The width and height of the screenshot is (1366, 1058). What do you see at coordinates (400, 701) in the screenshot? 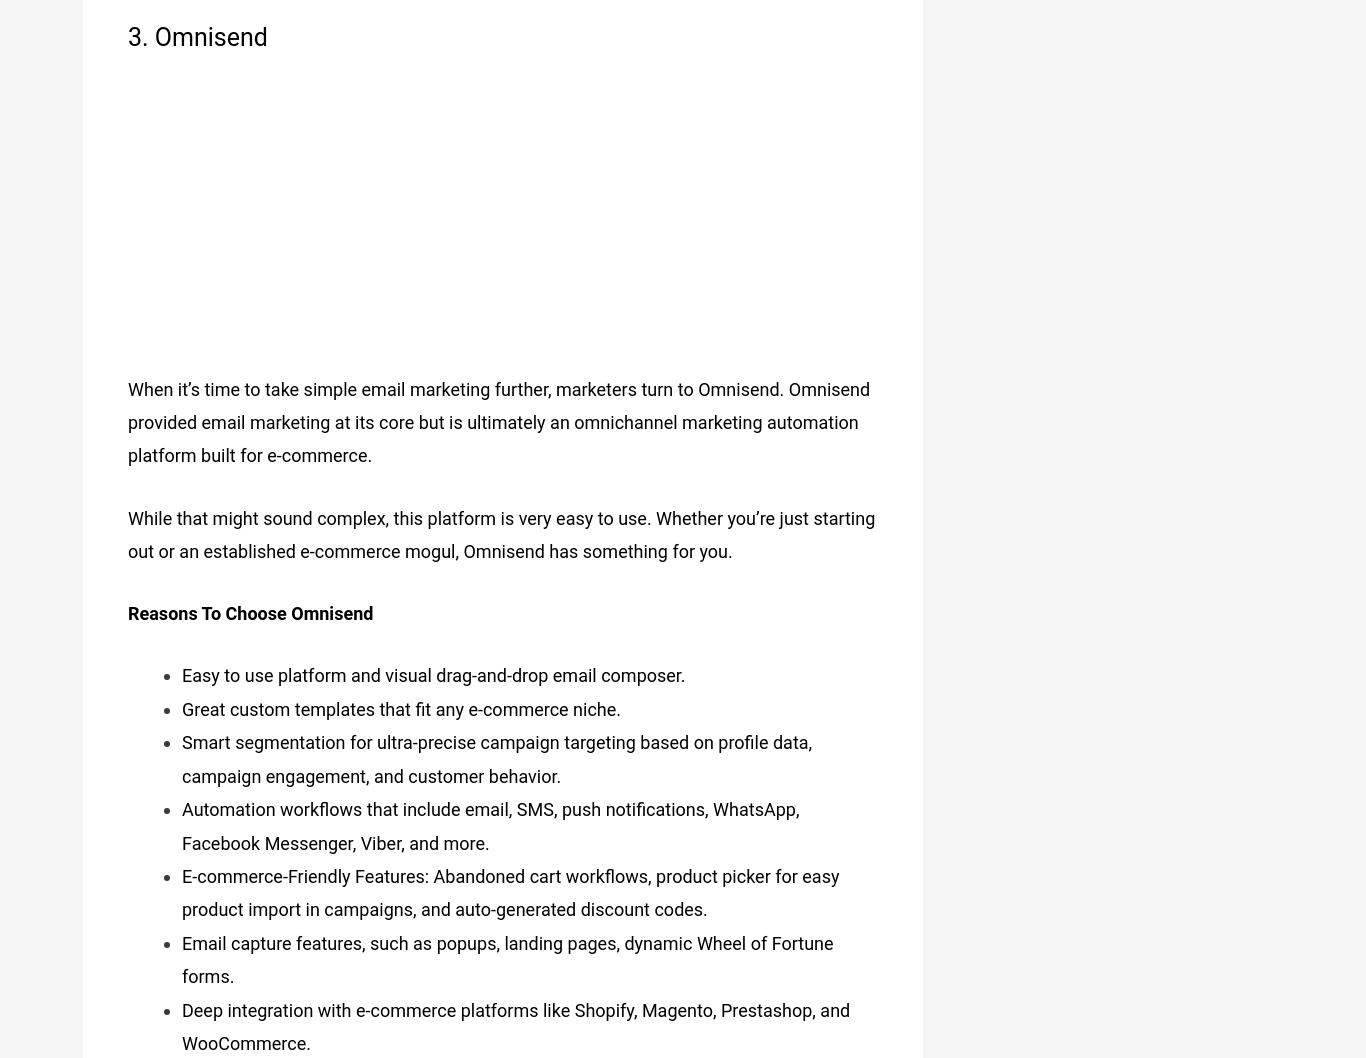
I see `'Great custom templates that fit any e-commerce niche.'` at bounding box center [400, 701].